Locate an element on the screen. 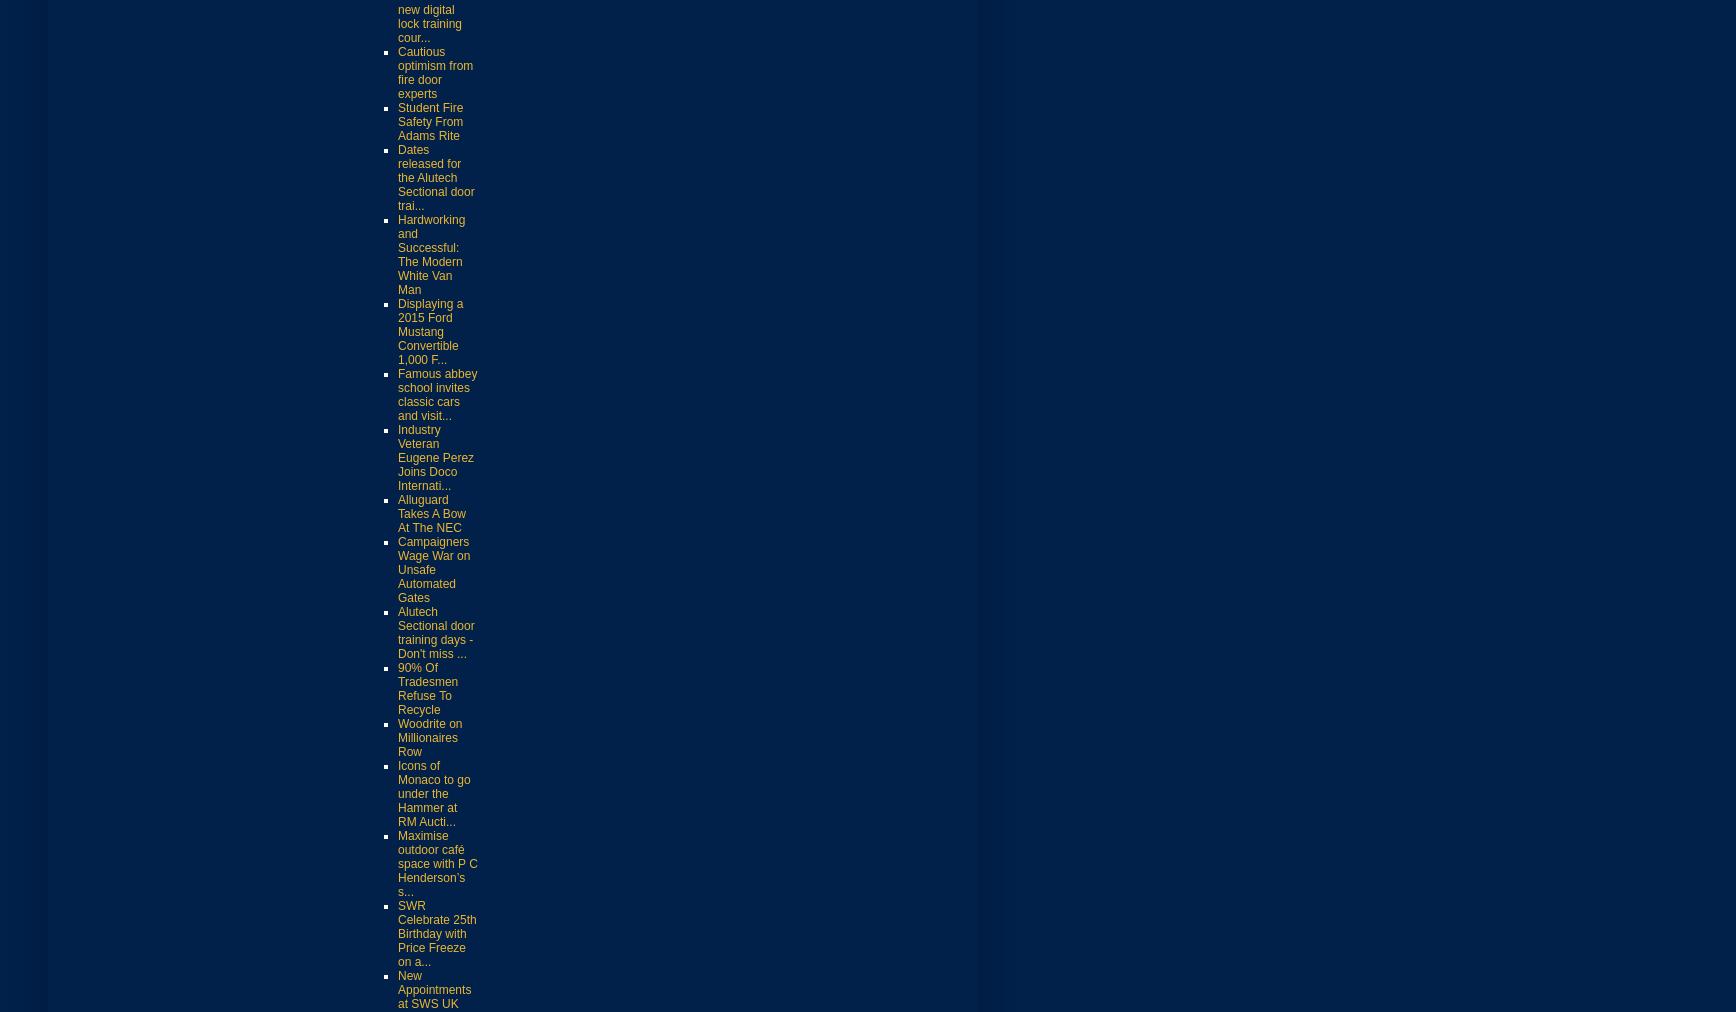 This screenshot has height=1012, width=1736. 'Maximise outdoor café space with P C Henderson’s s...' is located at coordinates (437, 862).